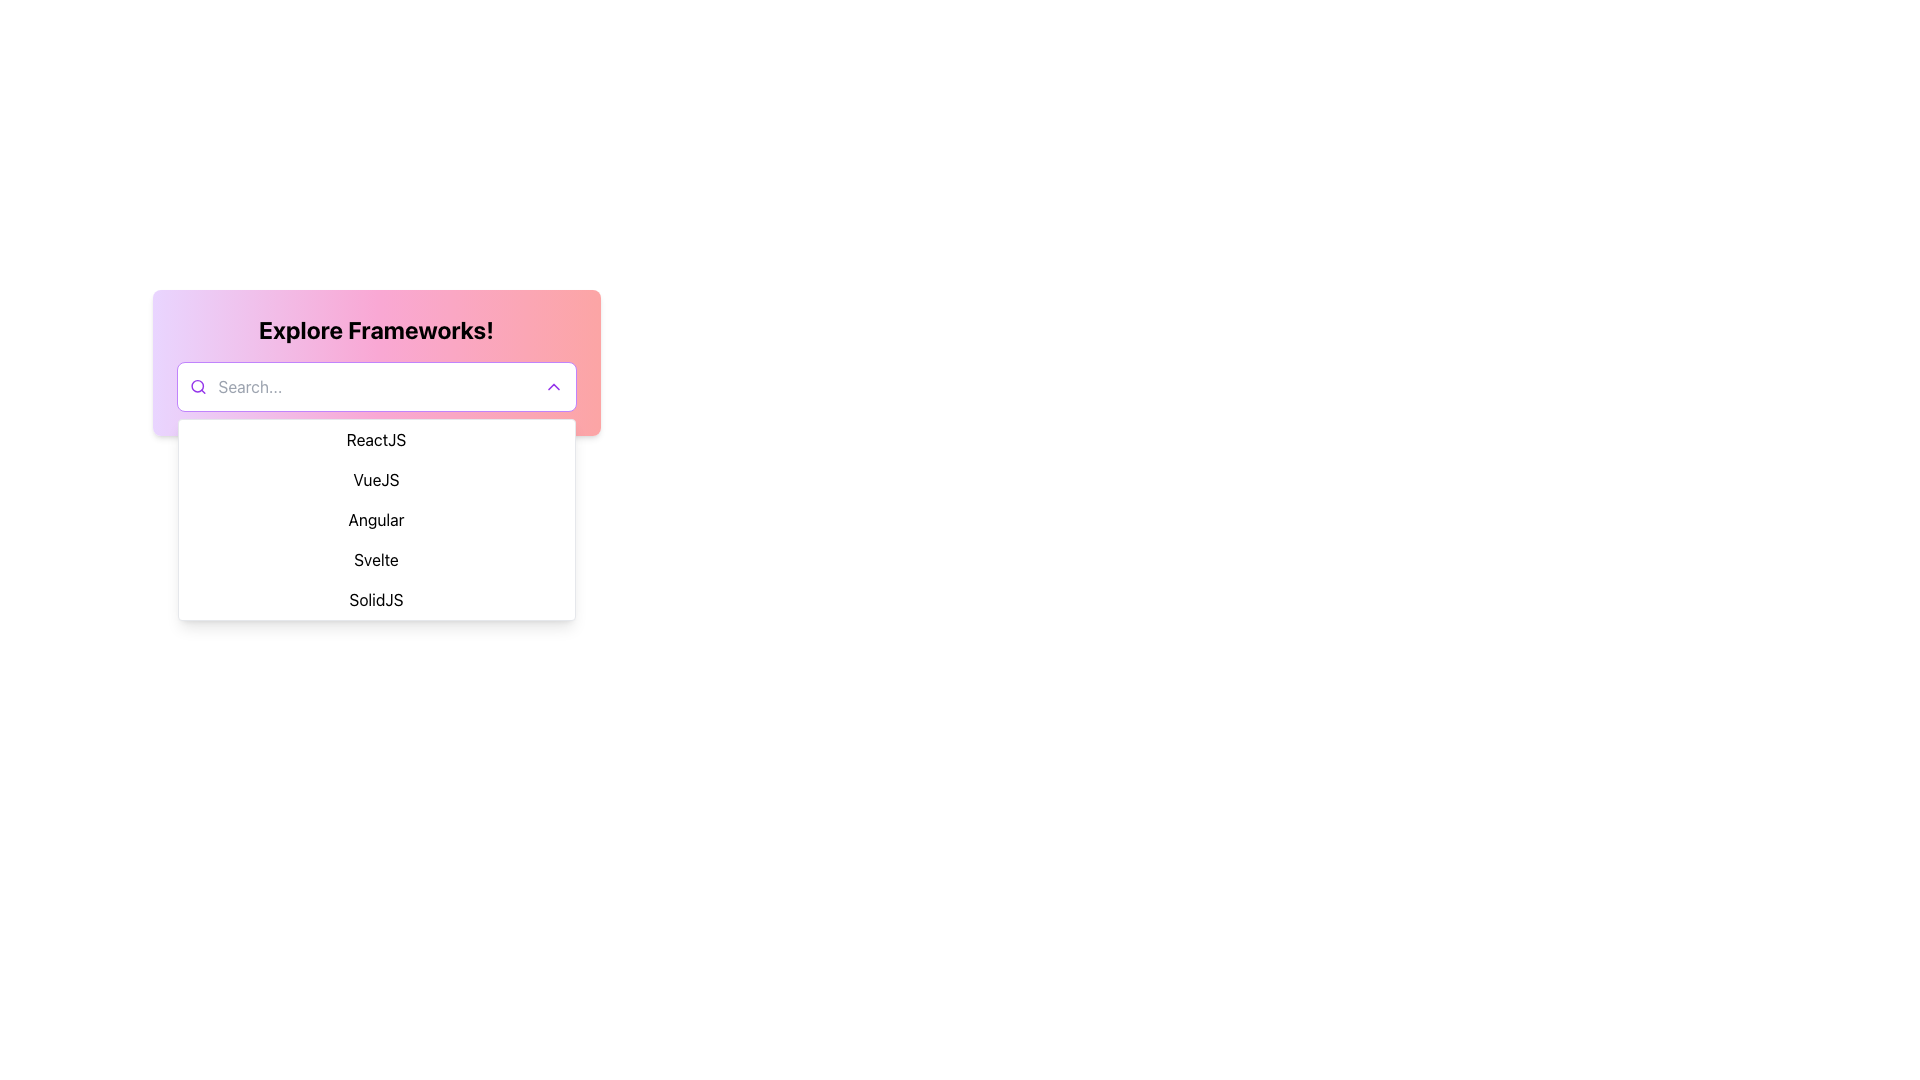 This screenshot has height=1080, width=1920. What do you see at coordinates (376, 438) in the screenshot?
I see `the first item in the dropdown menu that allows the user to select 'ReactJS' as a framework` at bounding box center [376, 438].